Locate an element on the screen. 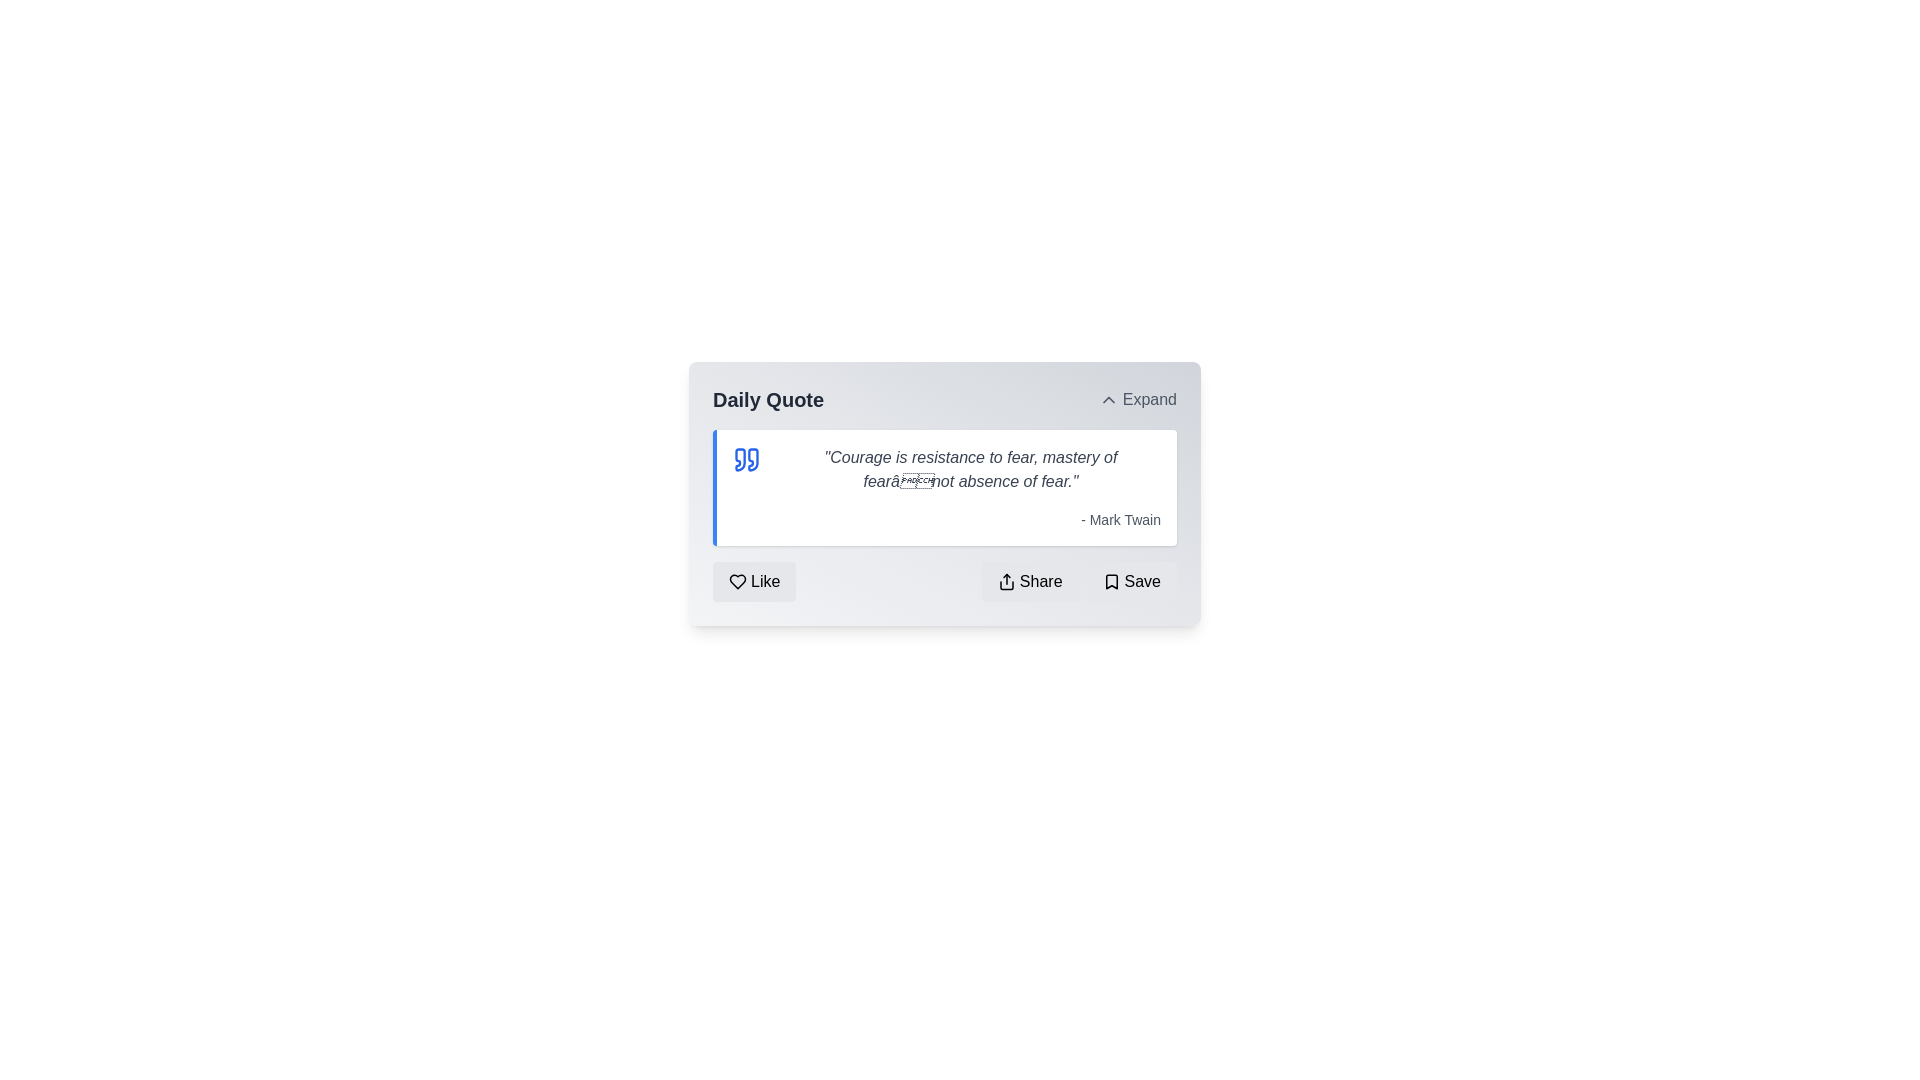  or highlight the motivational quote text displayed above the attribution '- Mark Twain.' is located at coordinates (970, 470).